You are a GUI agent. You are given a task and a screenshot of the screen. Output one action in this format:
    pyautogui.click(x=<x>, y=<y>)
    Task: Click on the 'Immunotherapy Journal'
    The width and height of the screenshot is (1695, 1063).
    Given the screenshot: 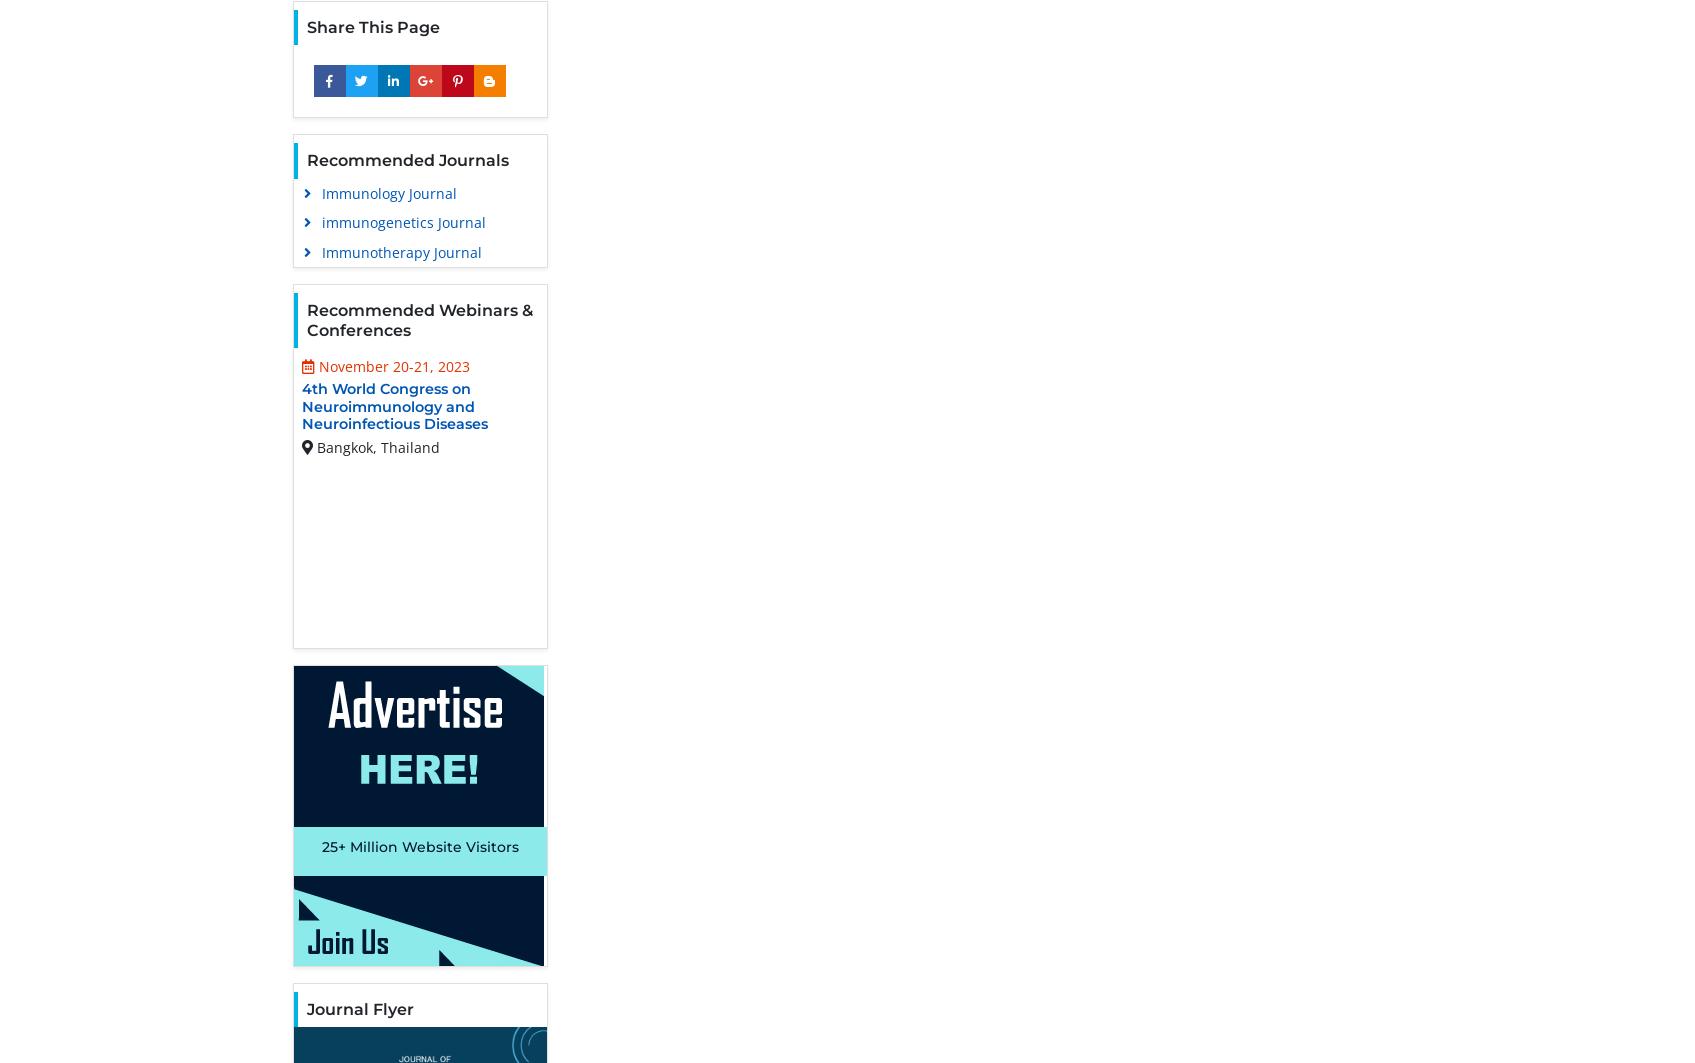 What is the action you would take?
    pyautogui.click(x=402, y=251)
    